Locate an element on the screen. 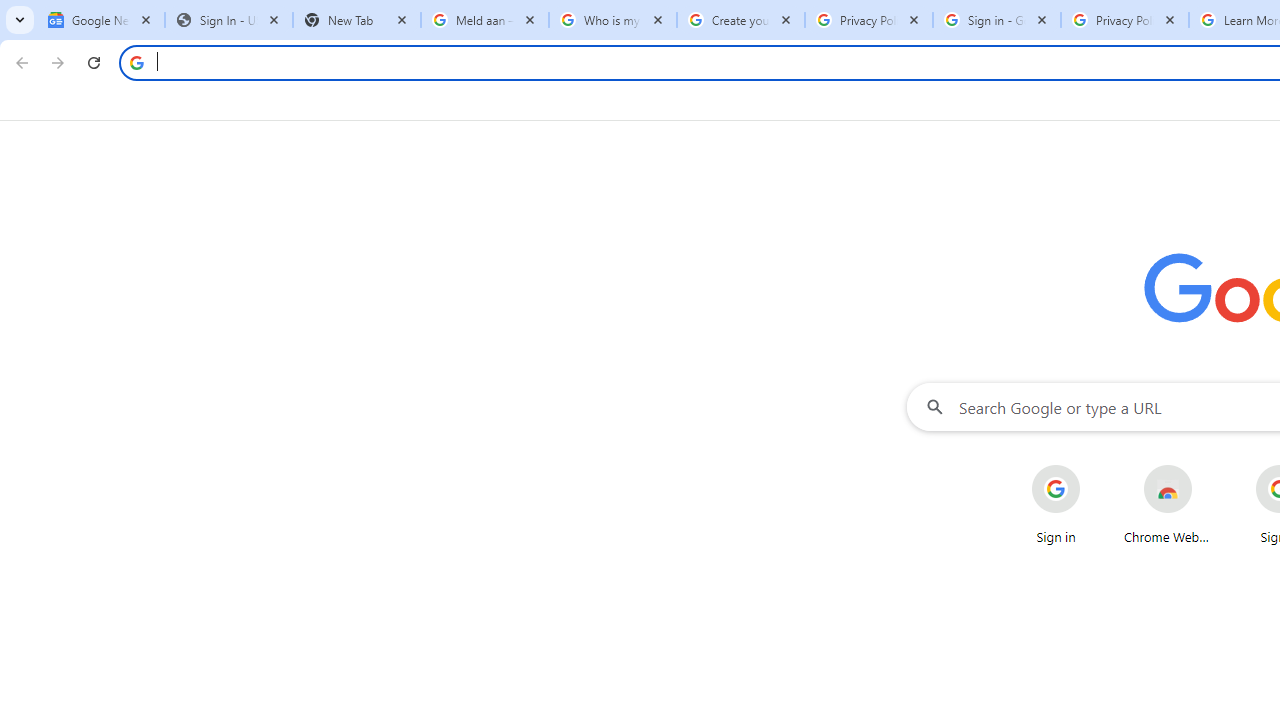 The width and height of the screenshot is (1280, 720). 'More actions for Sign in shortcut' is located at coordinates (1094, 466).